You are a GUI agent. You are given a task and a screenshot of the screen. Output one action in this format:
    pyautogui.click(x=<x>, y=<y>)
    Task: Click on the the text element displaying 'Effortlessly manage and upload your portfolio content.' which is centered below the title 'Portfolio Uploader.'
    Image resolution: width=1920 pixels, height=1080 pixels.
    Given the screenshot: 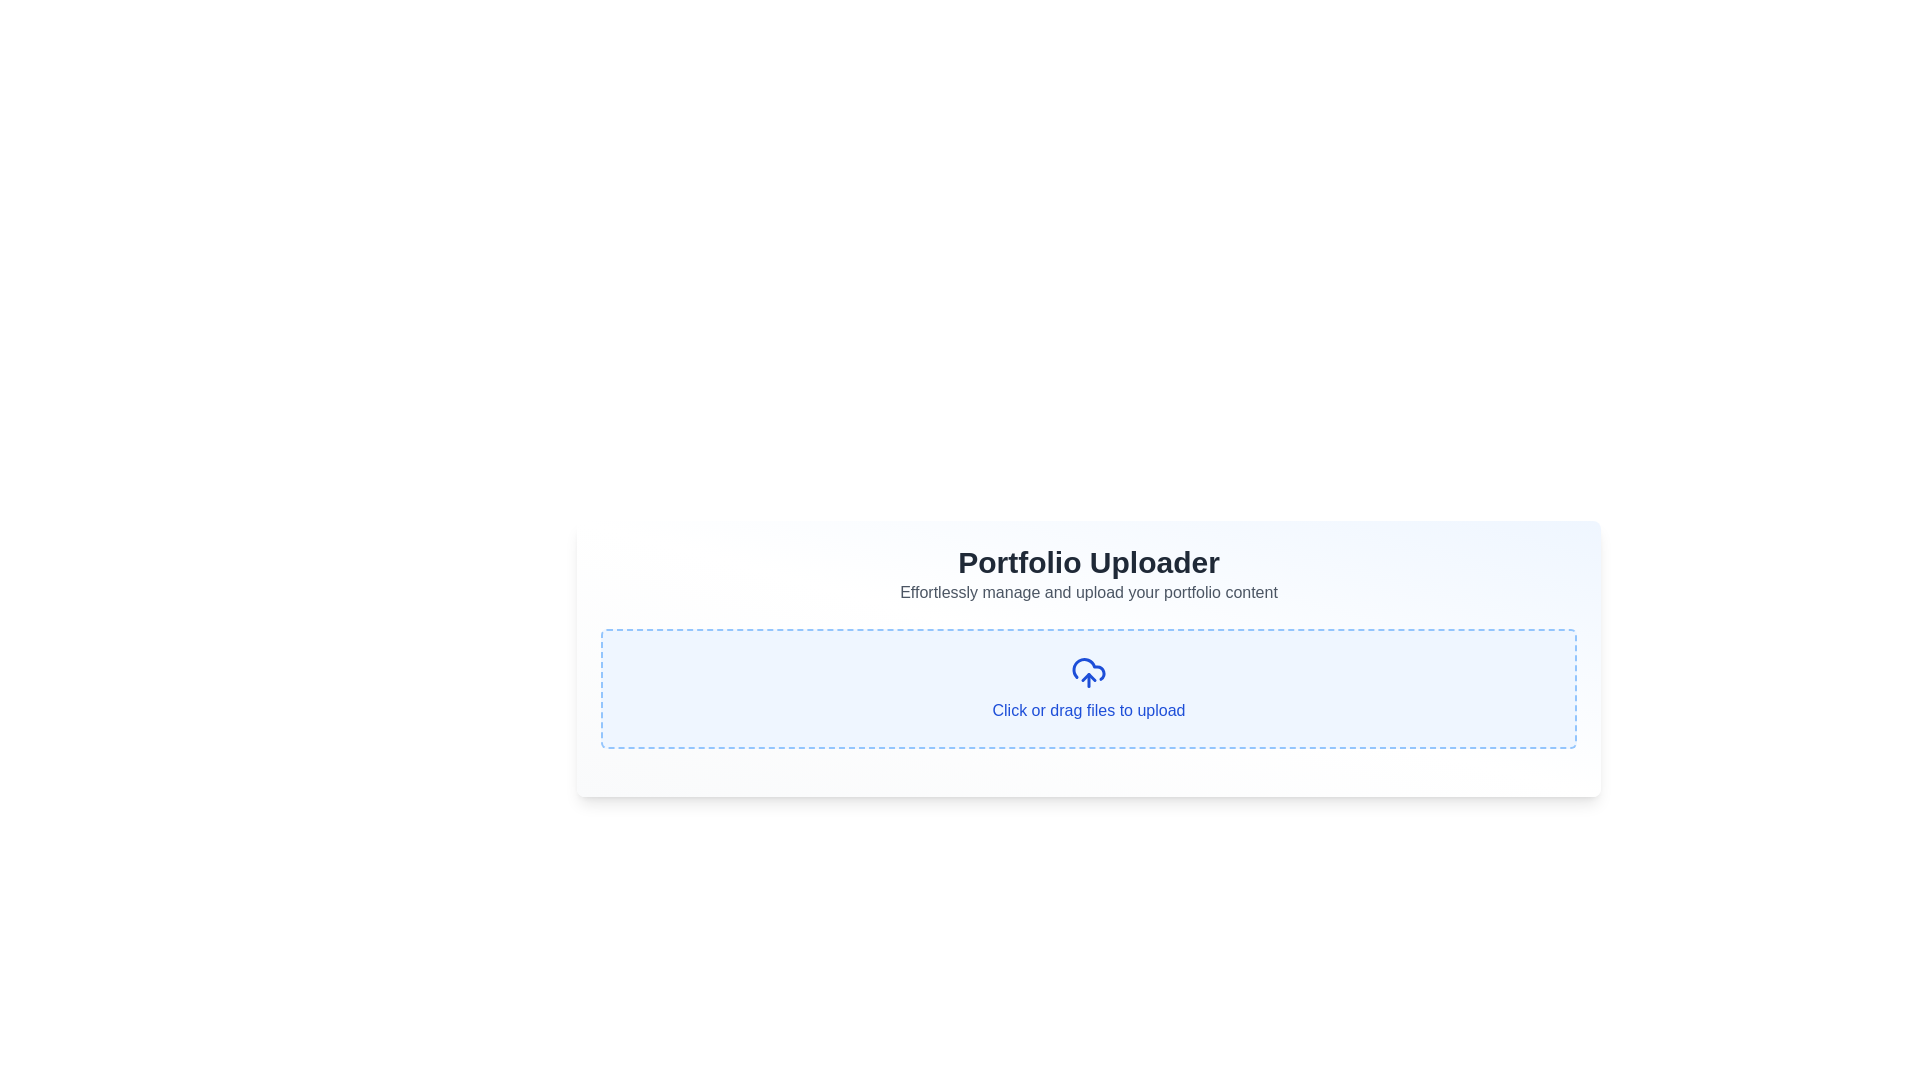 What is the action you would take?
    pyautogui.click(x=1088, y=592)
    